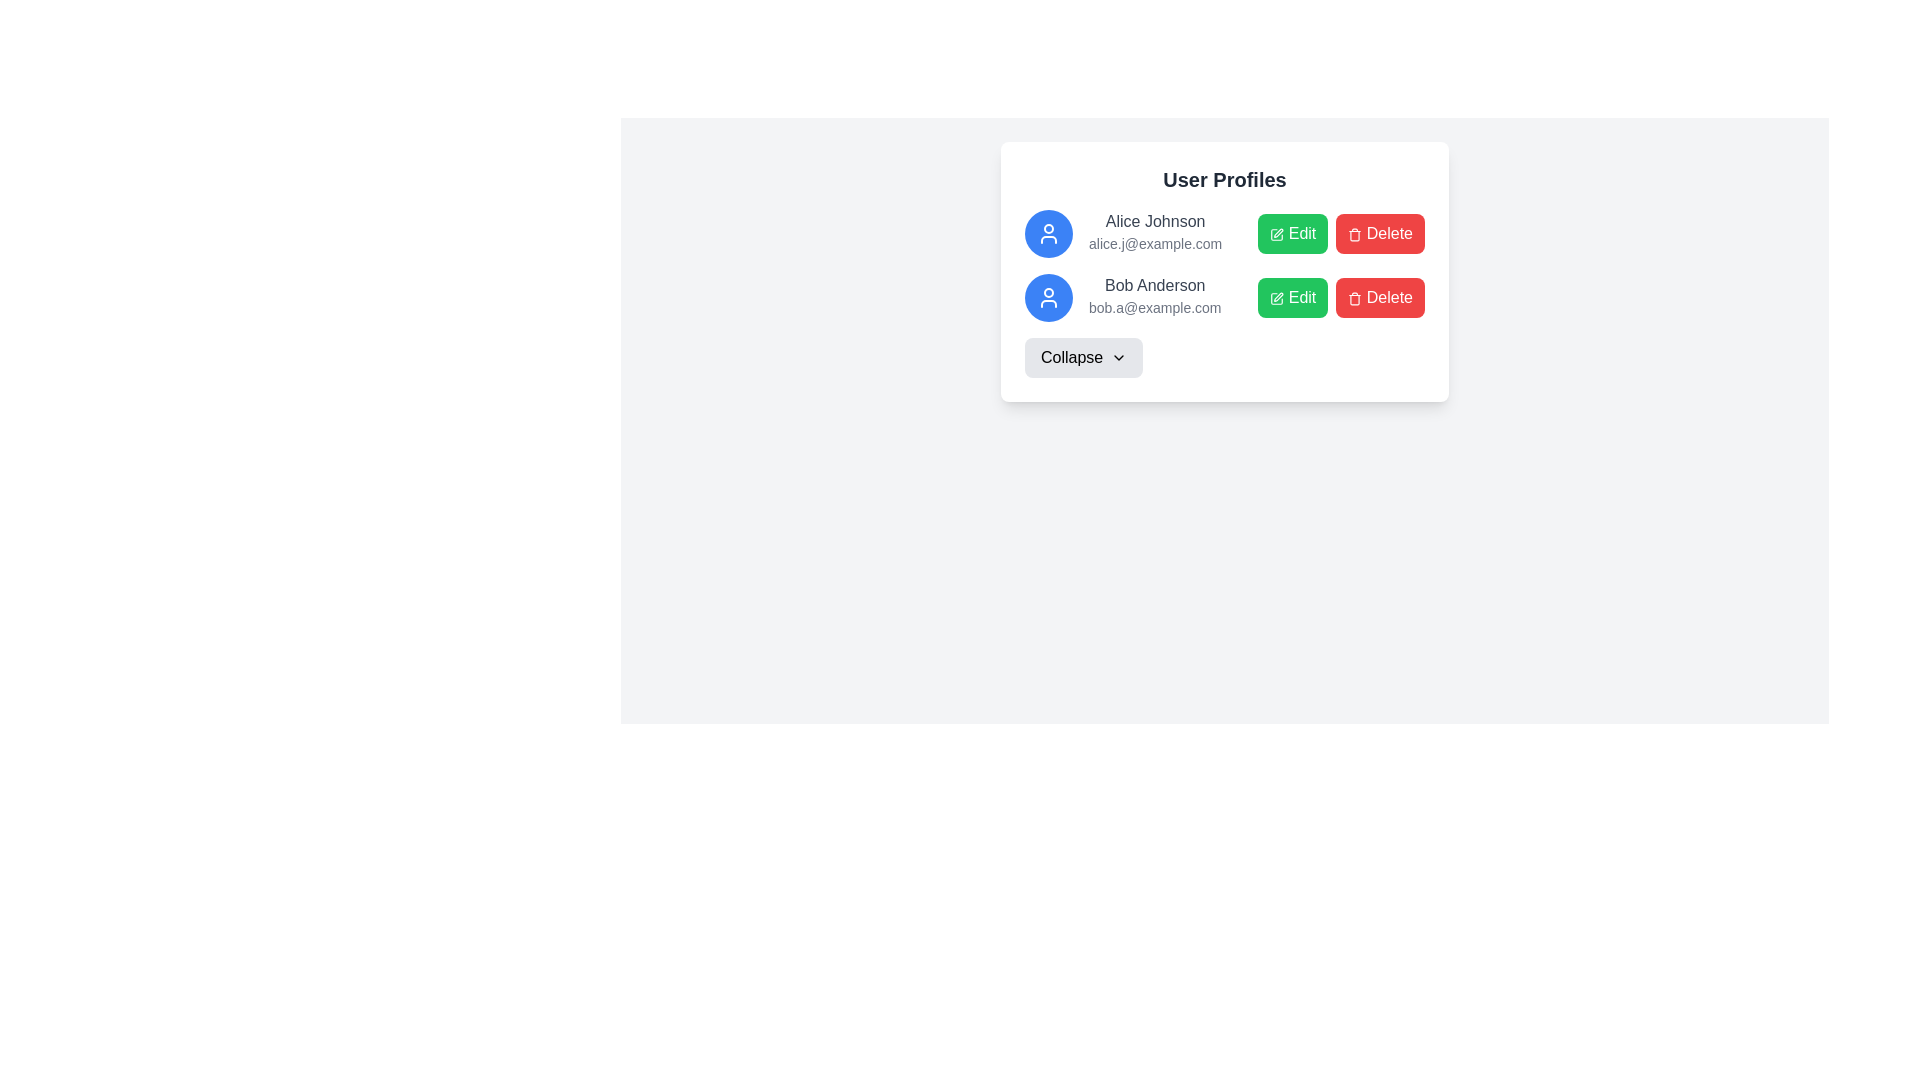 This screenshot has width=1920, height=1080. What do you see at coordinates (1155, 242) in the screenshot?
I see `the text display field showing 'alice.j@example.com', which is located beneath the name 'Alice Johnson' in the user profile layout` at bounding box center [1155, 242].